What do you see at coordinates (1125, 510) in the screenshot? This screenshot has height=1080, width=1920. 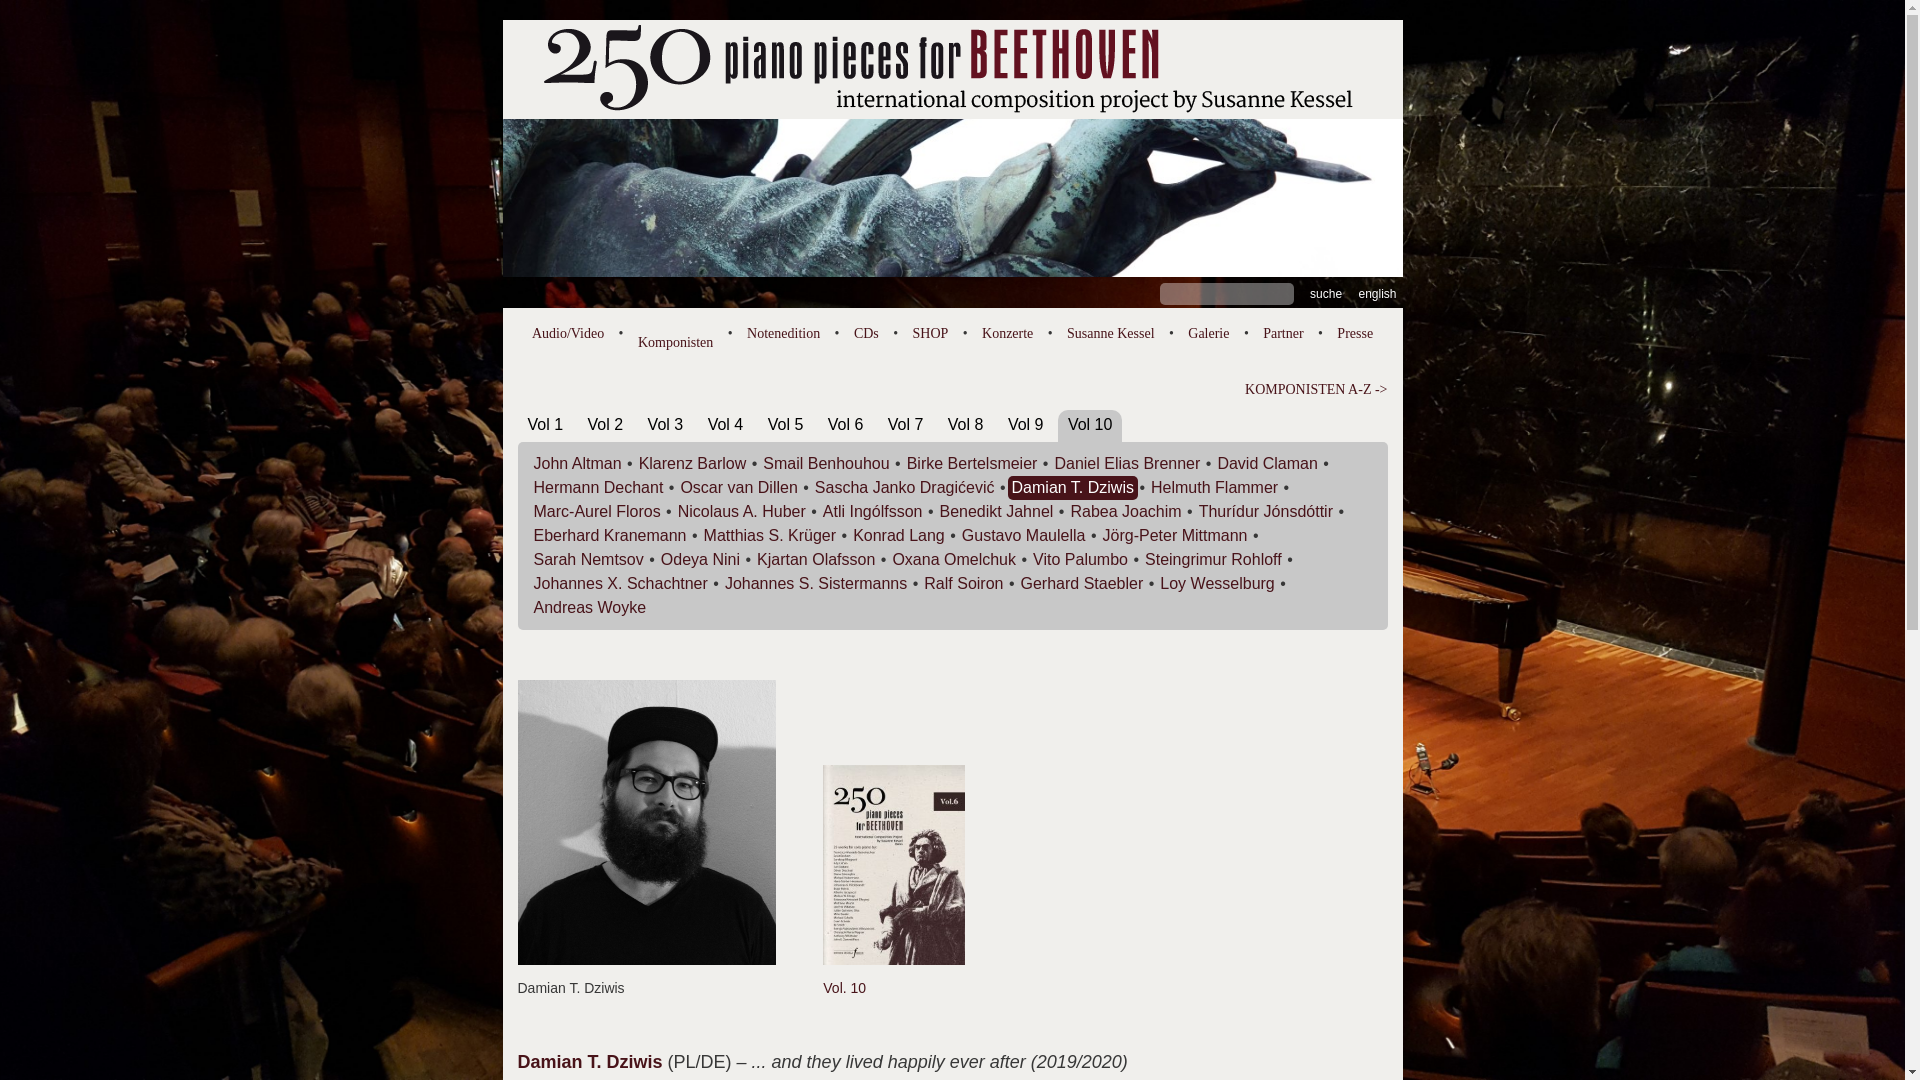 I see `'Rabea Joachim'` at bounding box center [1125, 510].